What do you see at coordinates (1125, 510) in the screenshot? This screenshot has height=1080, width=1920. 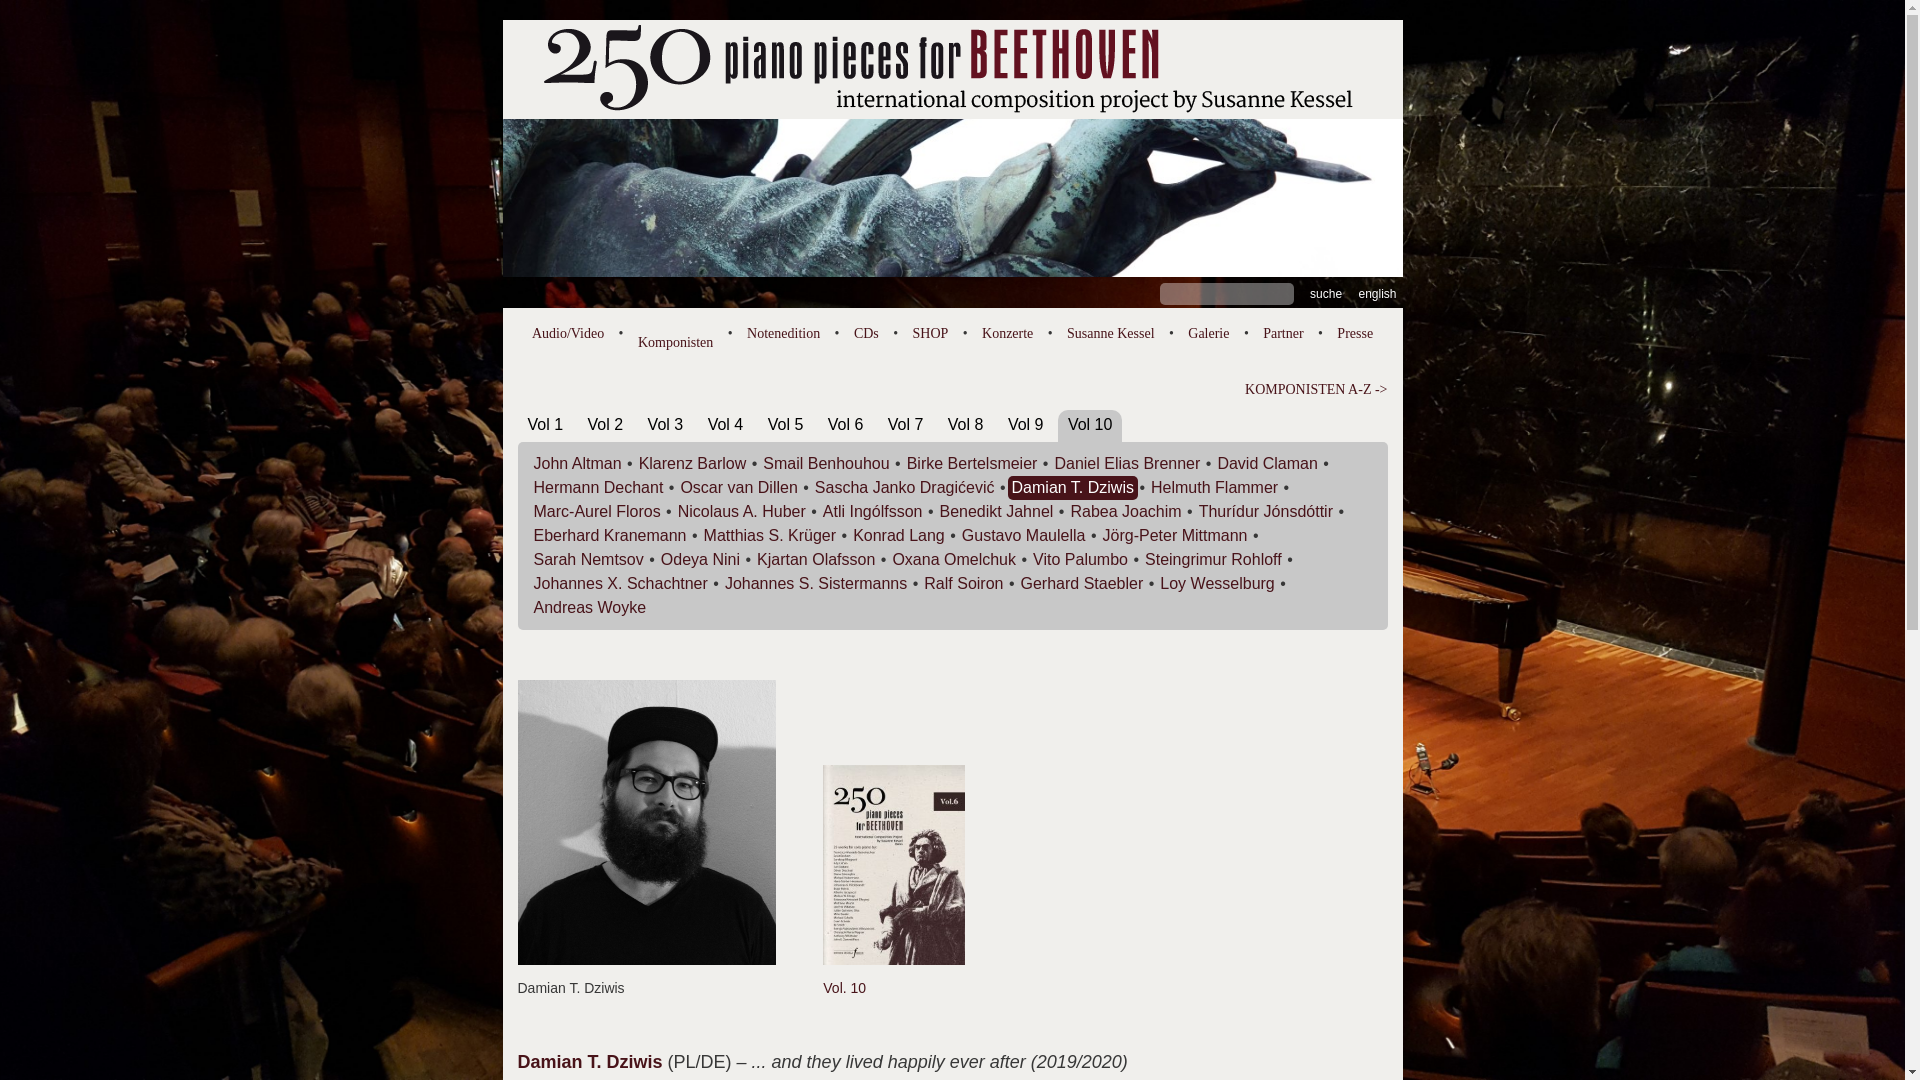 I see `'Rabea Joachim'` at bounding box center [1125, 510].